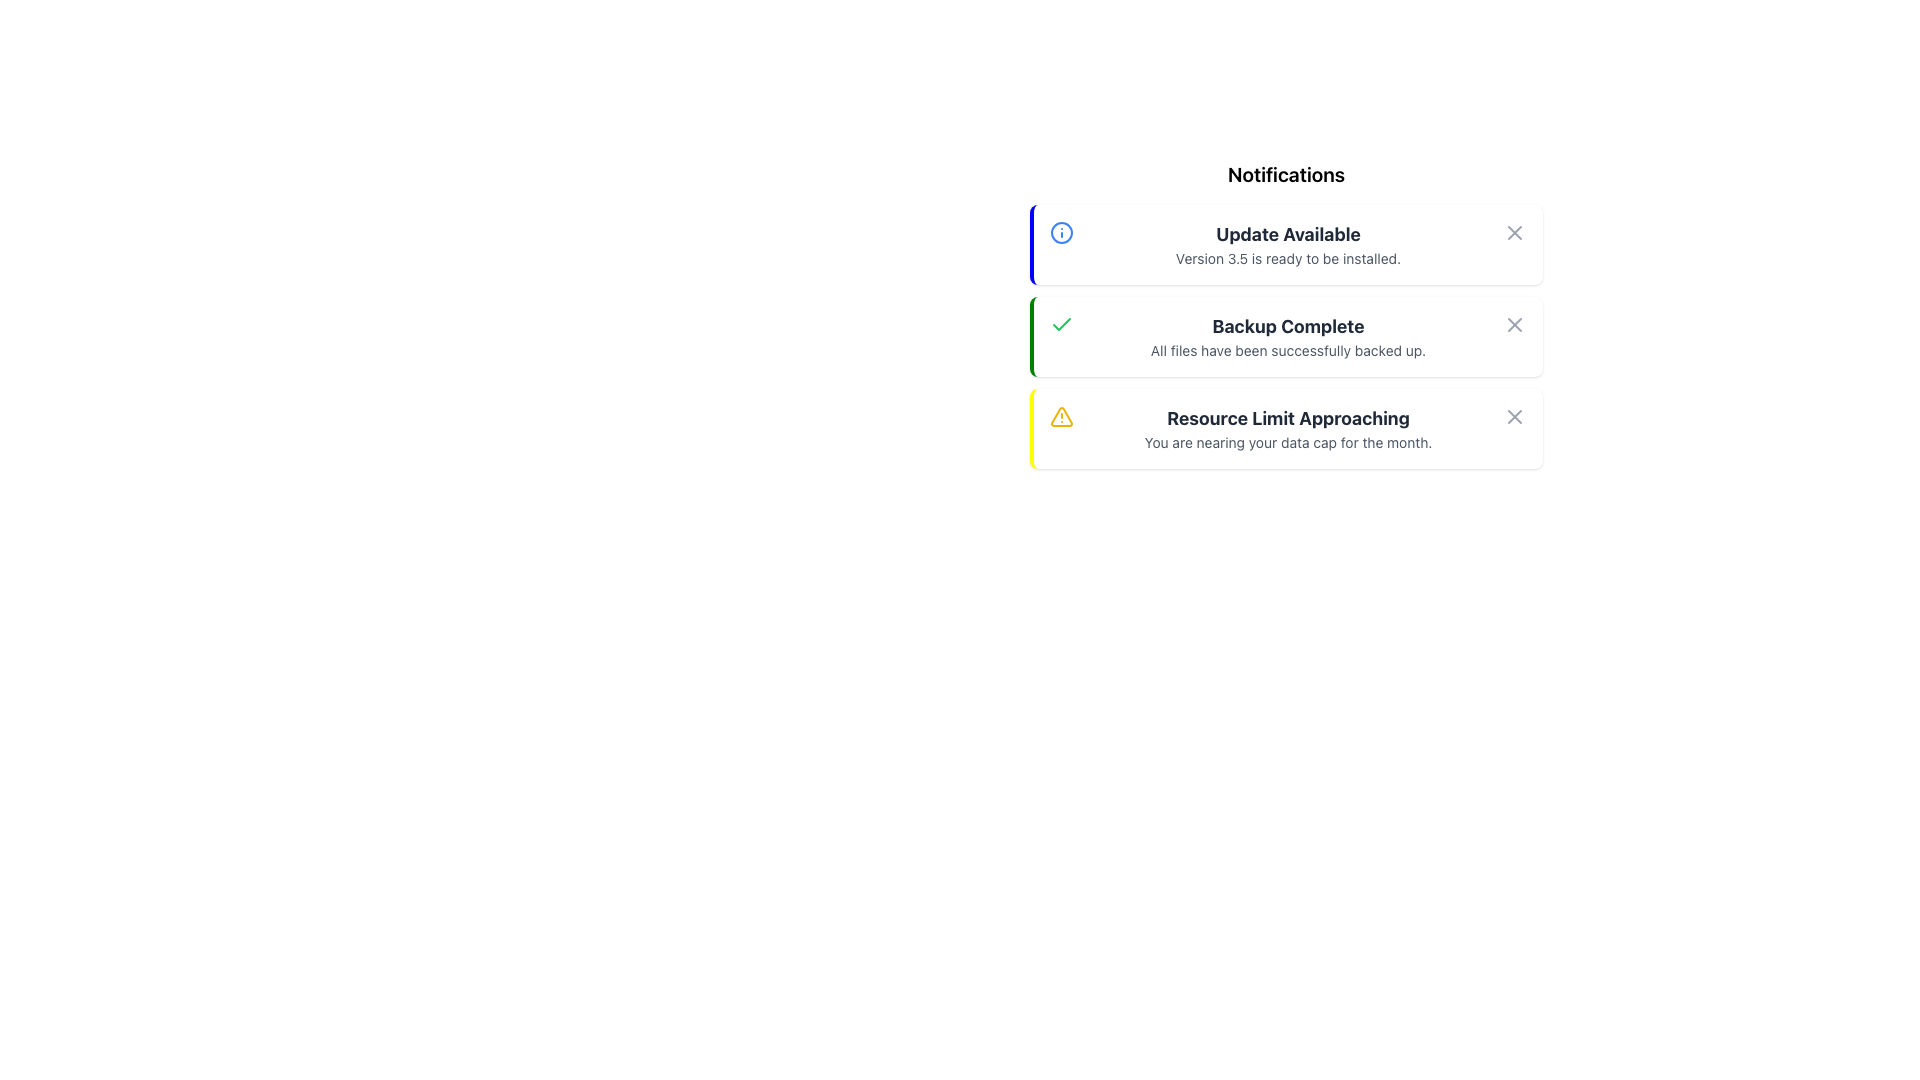 The height and width of the screenshot is (1080, 1920). What do you see at coordinates (1288, 244) in the screenshot?
I see `the informational message text block about the software update in the middle notification card` at bounding box center [1288, 244].